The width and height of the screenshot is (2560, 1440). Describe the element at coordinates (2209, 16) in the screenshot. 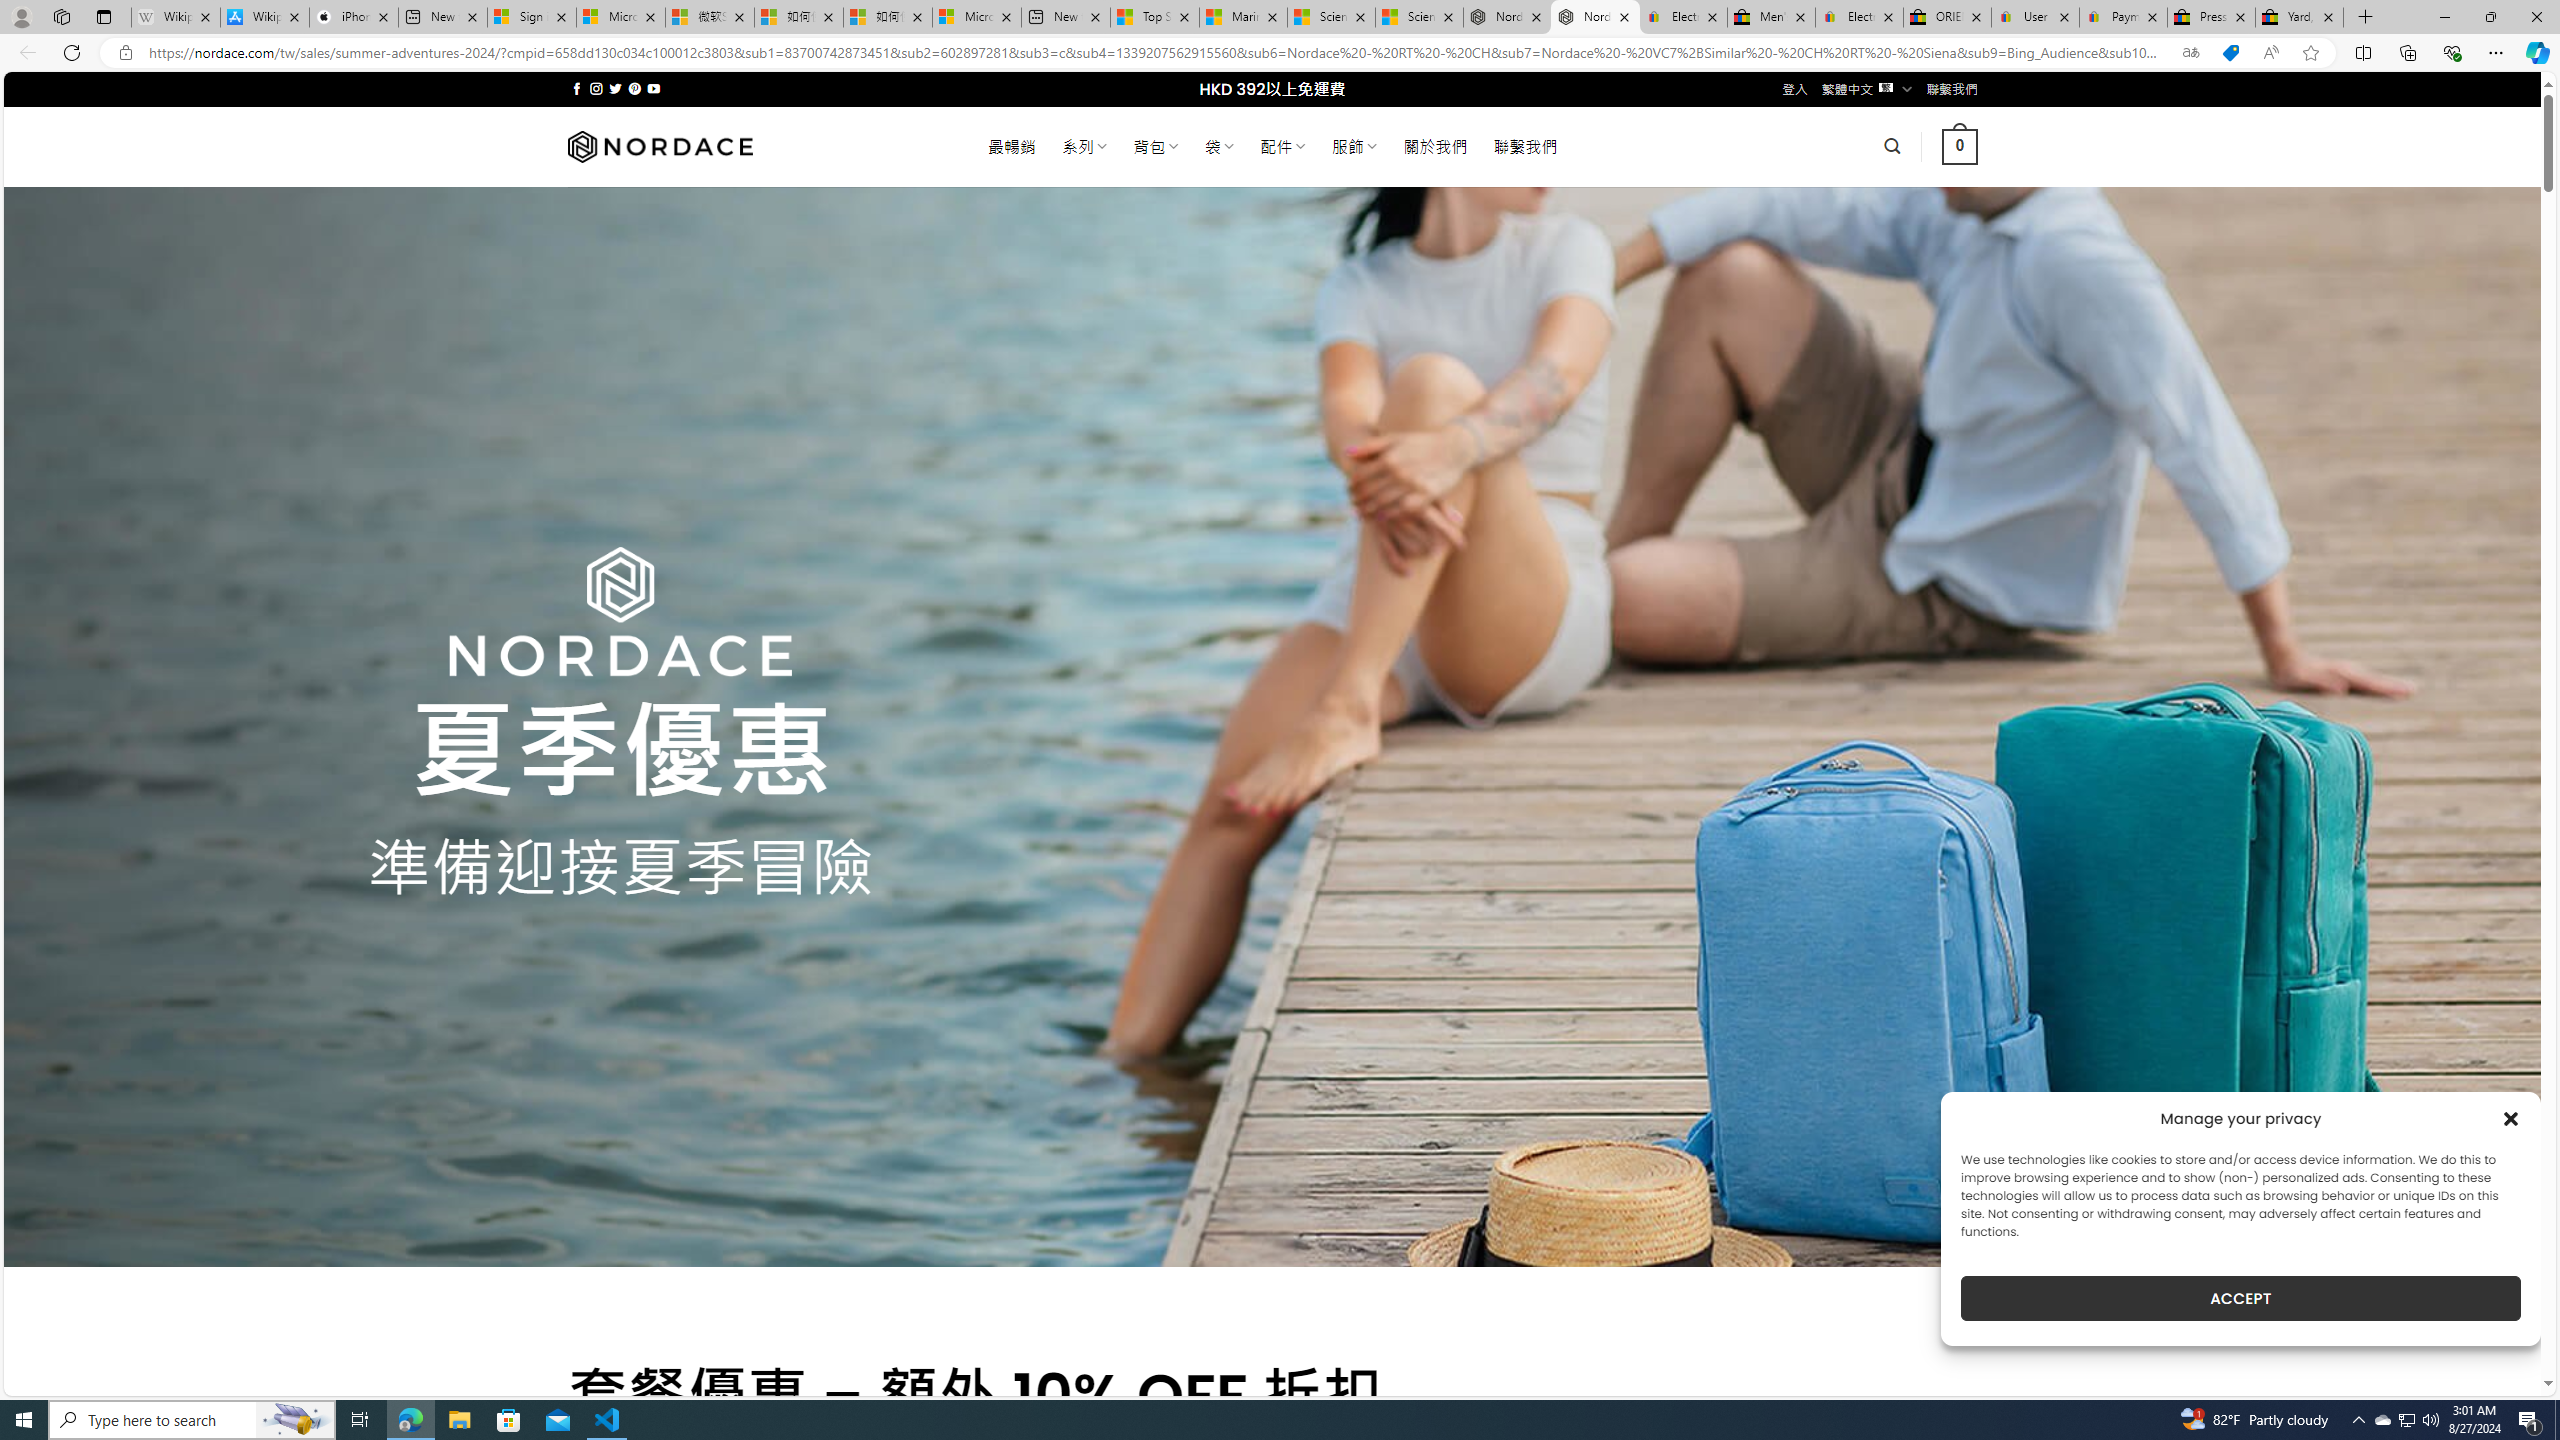

I see `'Press Room - eBay Inc.'` at that location.